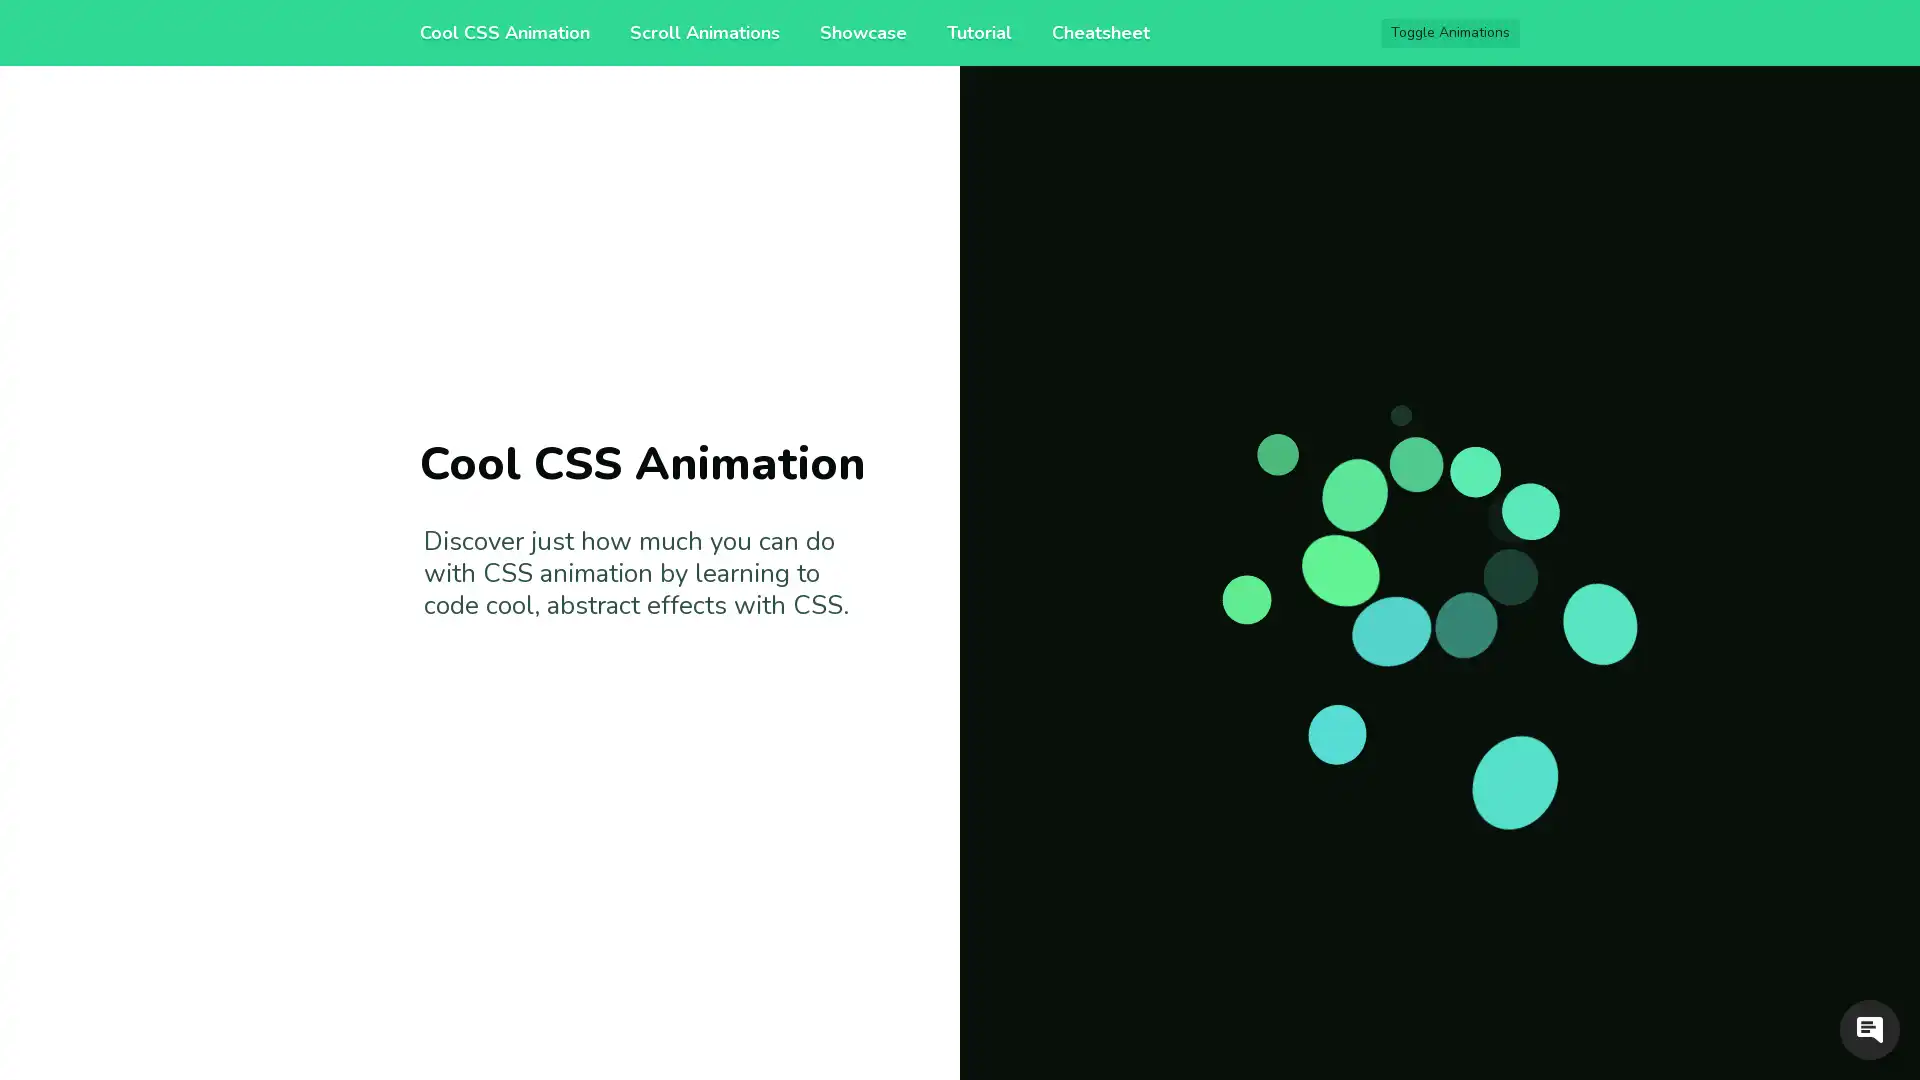 The image size is (1920, 1080). What do you see at coordinates (1450, 33) in the screenshot?
I see `Toggle Animations` at bounding box center [1450, 33].